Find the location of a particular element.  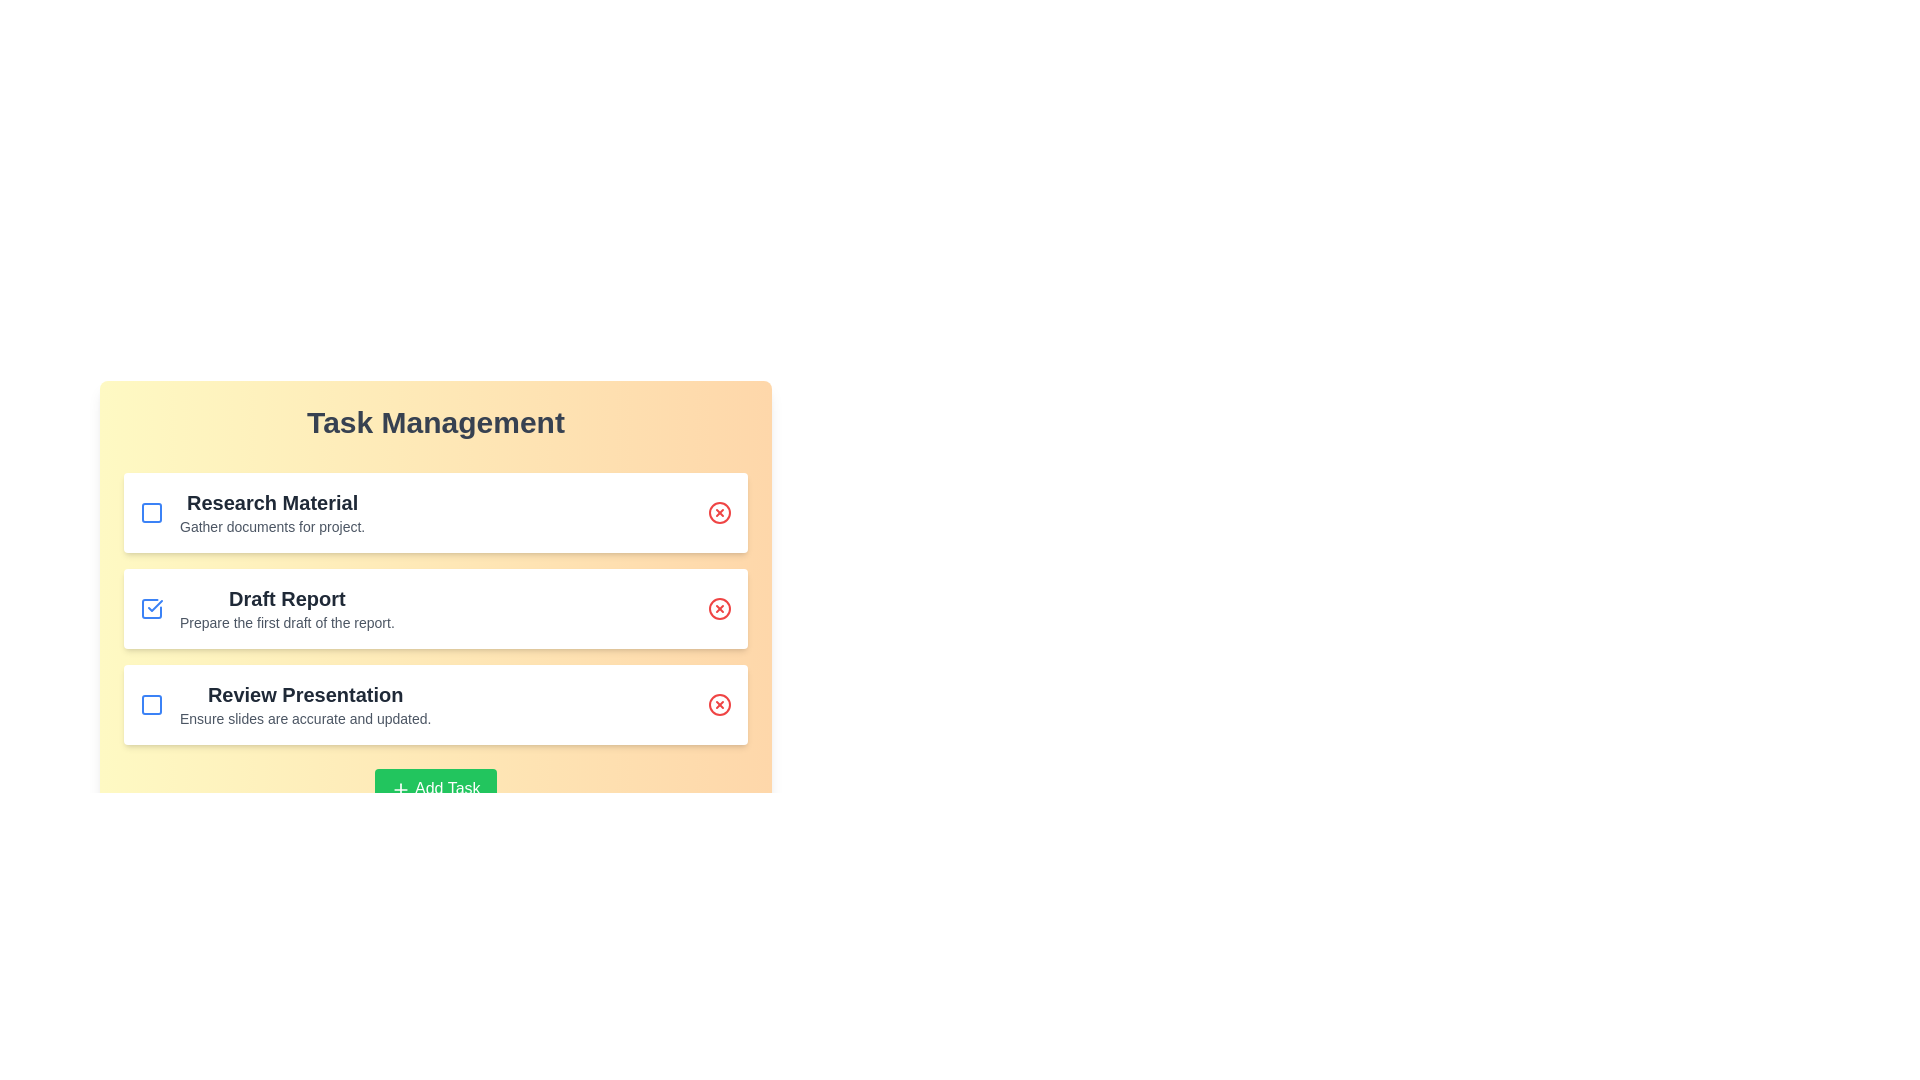

delete button for the task titled Draft Report is located at coordinates (720, 608).